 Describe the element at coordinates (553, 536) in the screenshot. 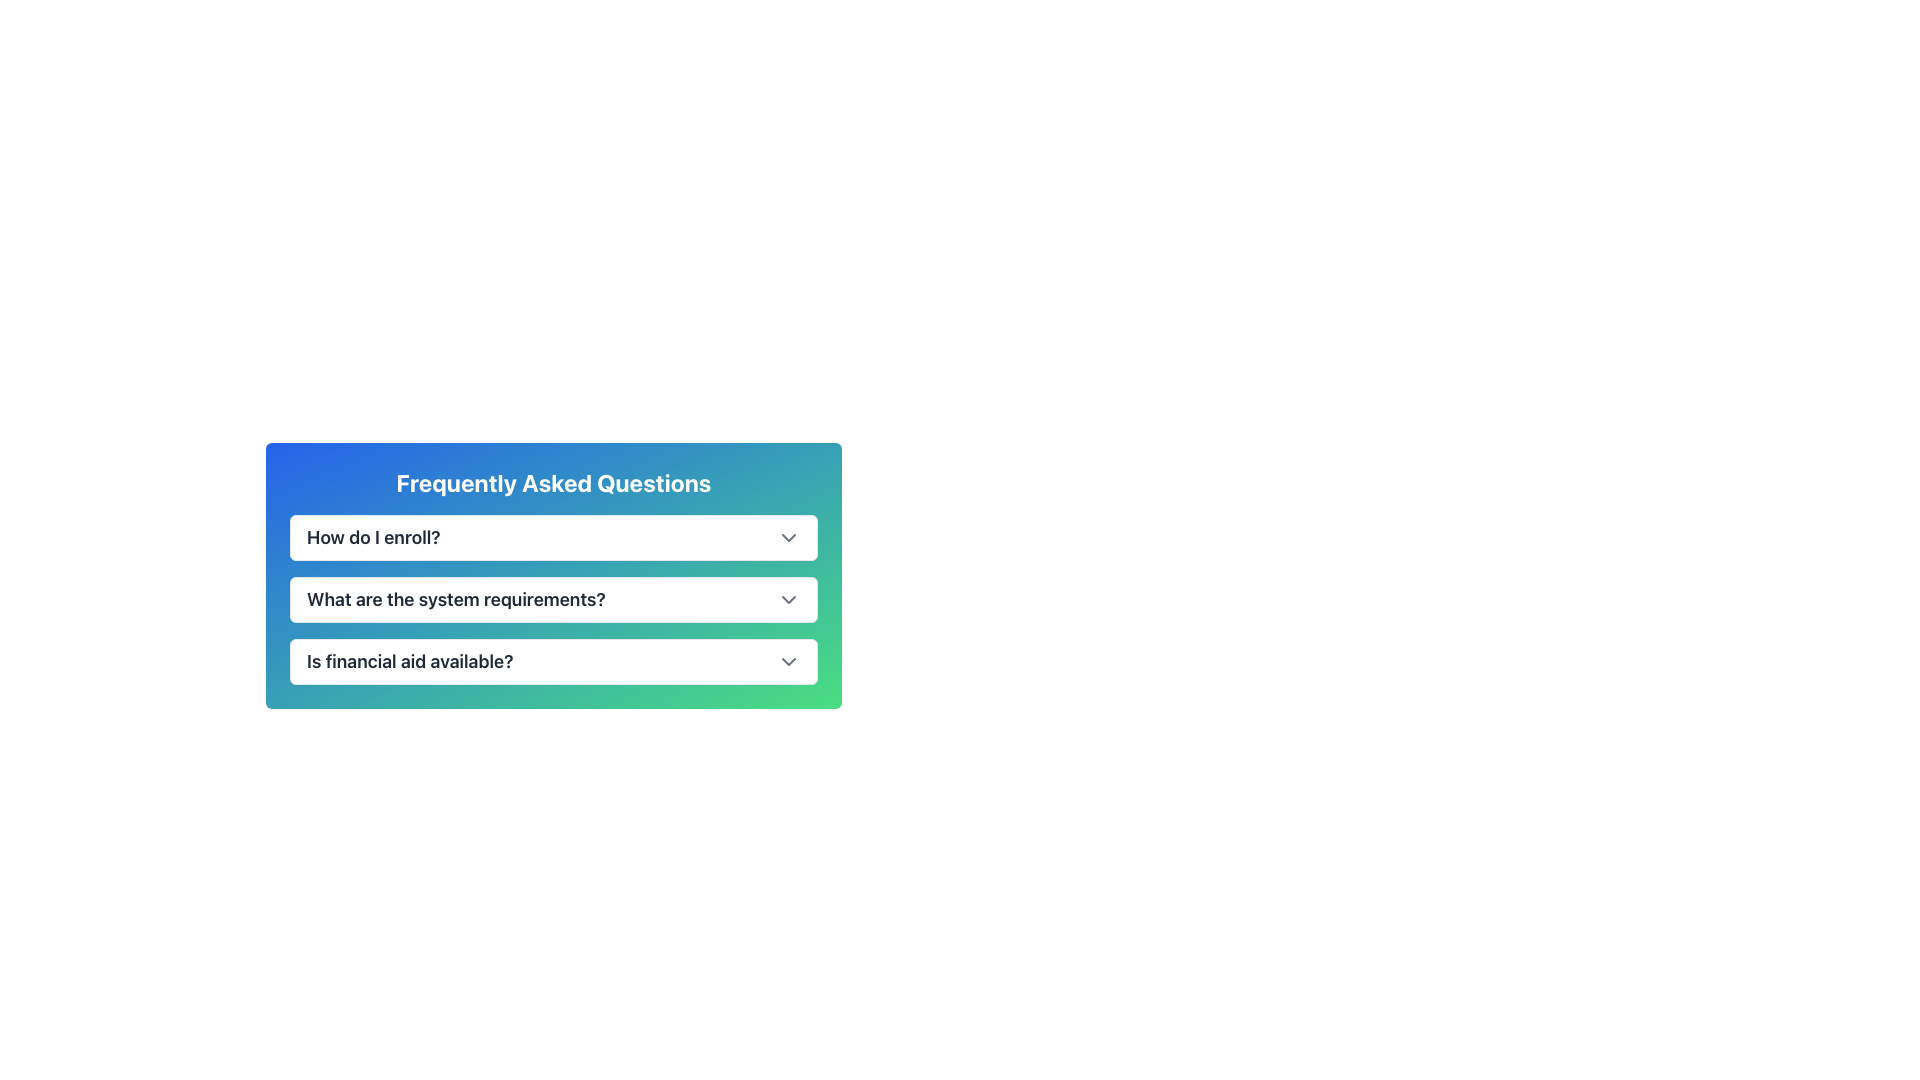

I see `the first item in the FAQ section` at that location.